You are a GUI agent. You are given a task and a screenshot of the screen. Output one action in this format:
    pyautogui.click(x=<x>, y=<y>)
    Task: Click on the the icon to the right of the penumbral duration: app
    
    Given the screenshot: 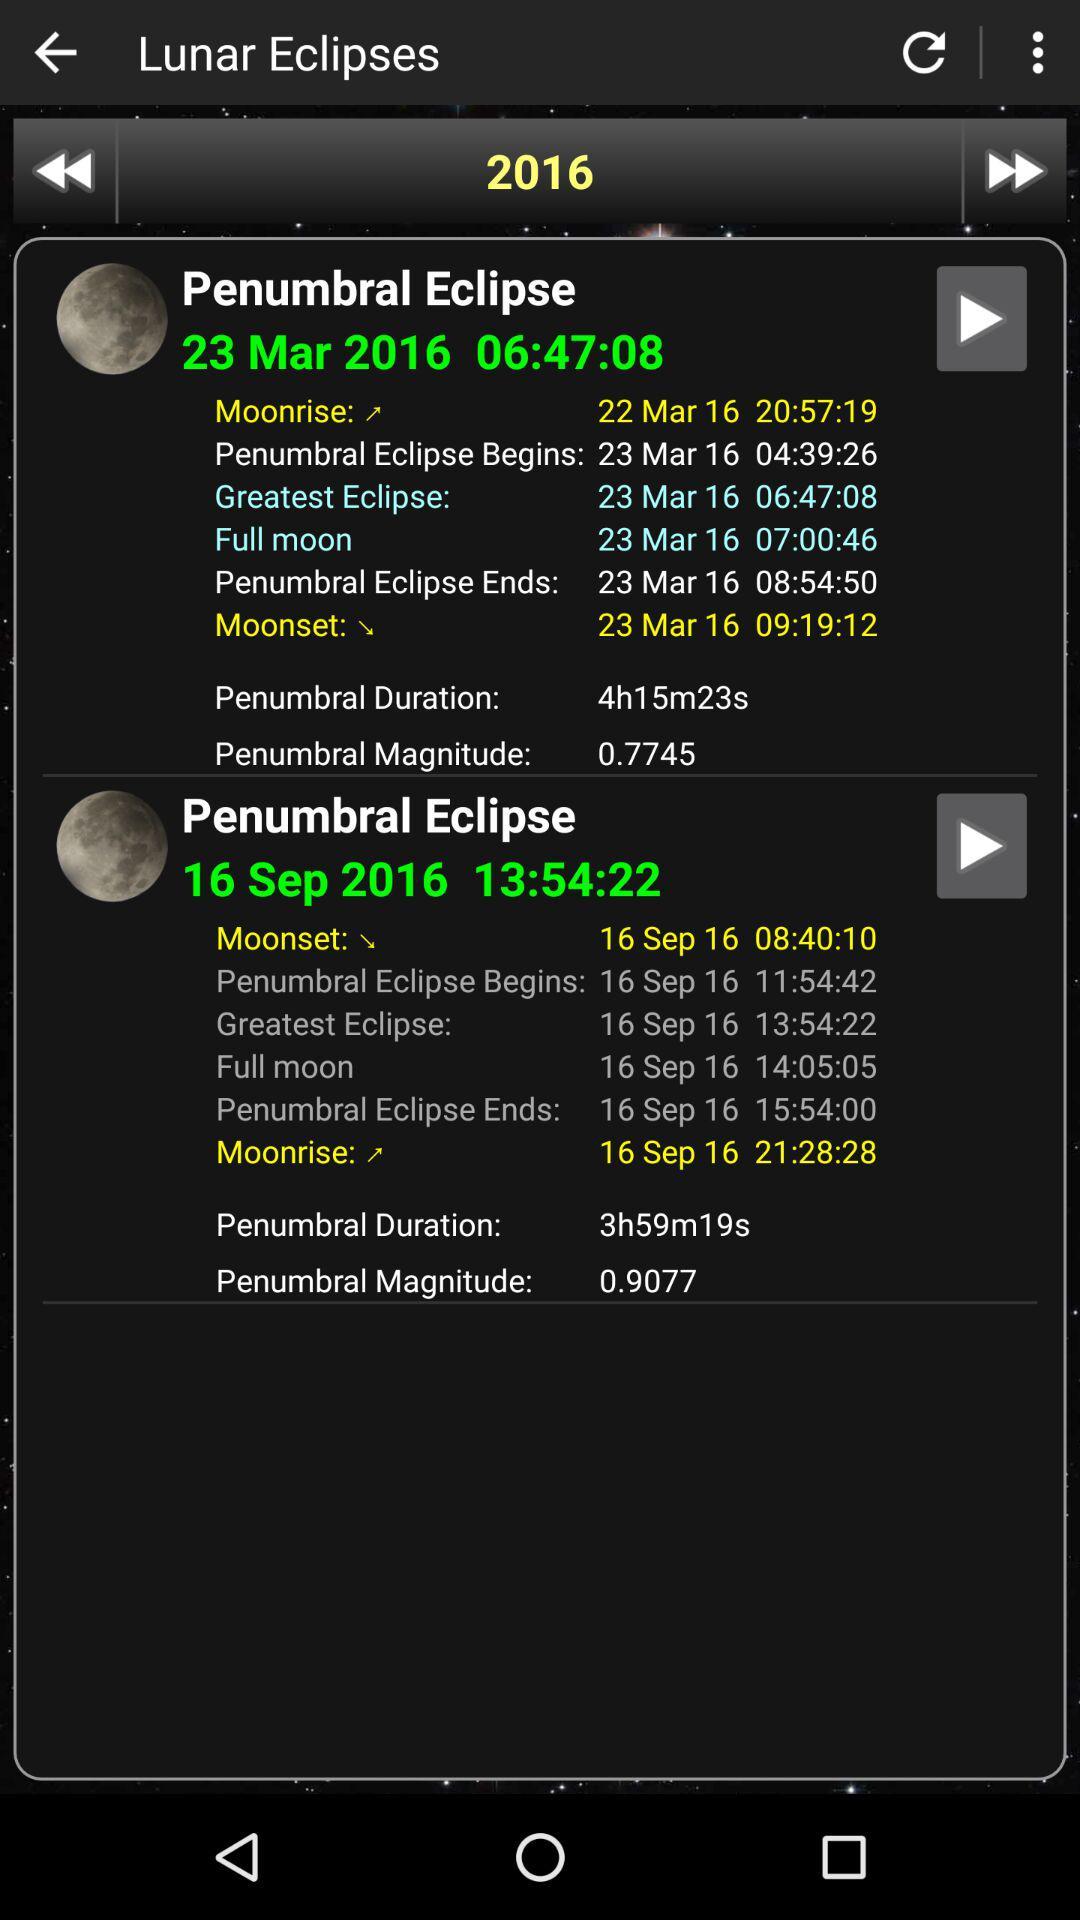 What is the action you would take?
    pyautogui.click(x=737, y=696)
    